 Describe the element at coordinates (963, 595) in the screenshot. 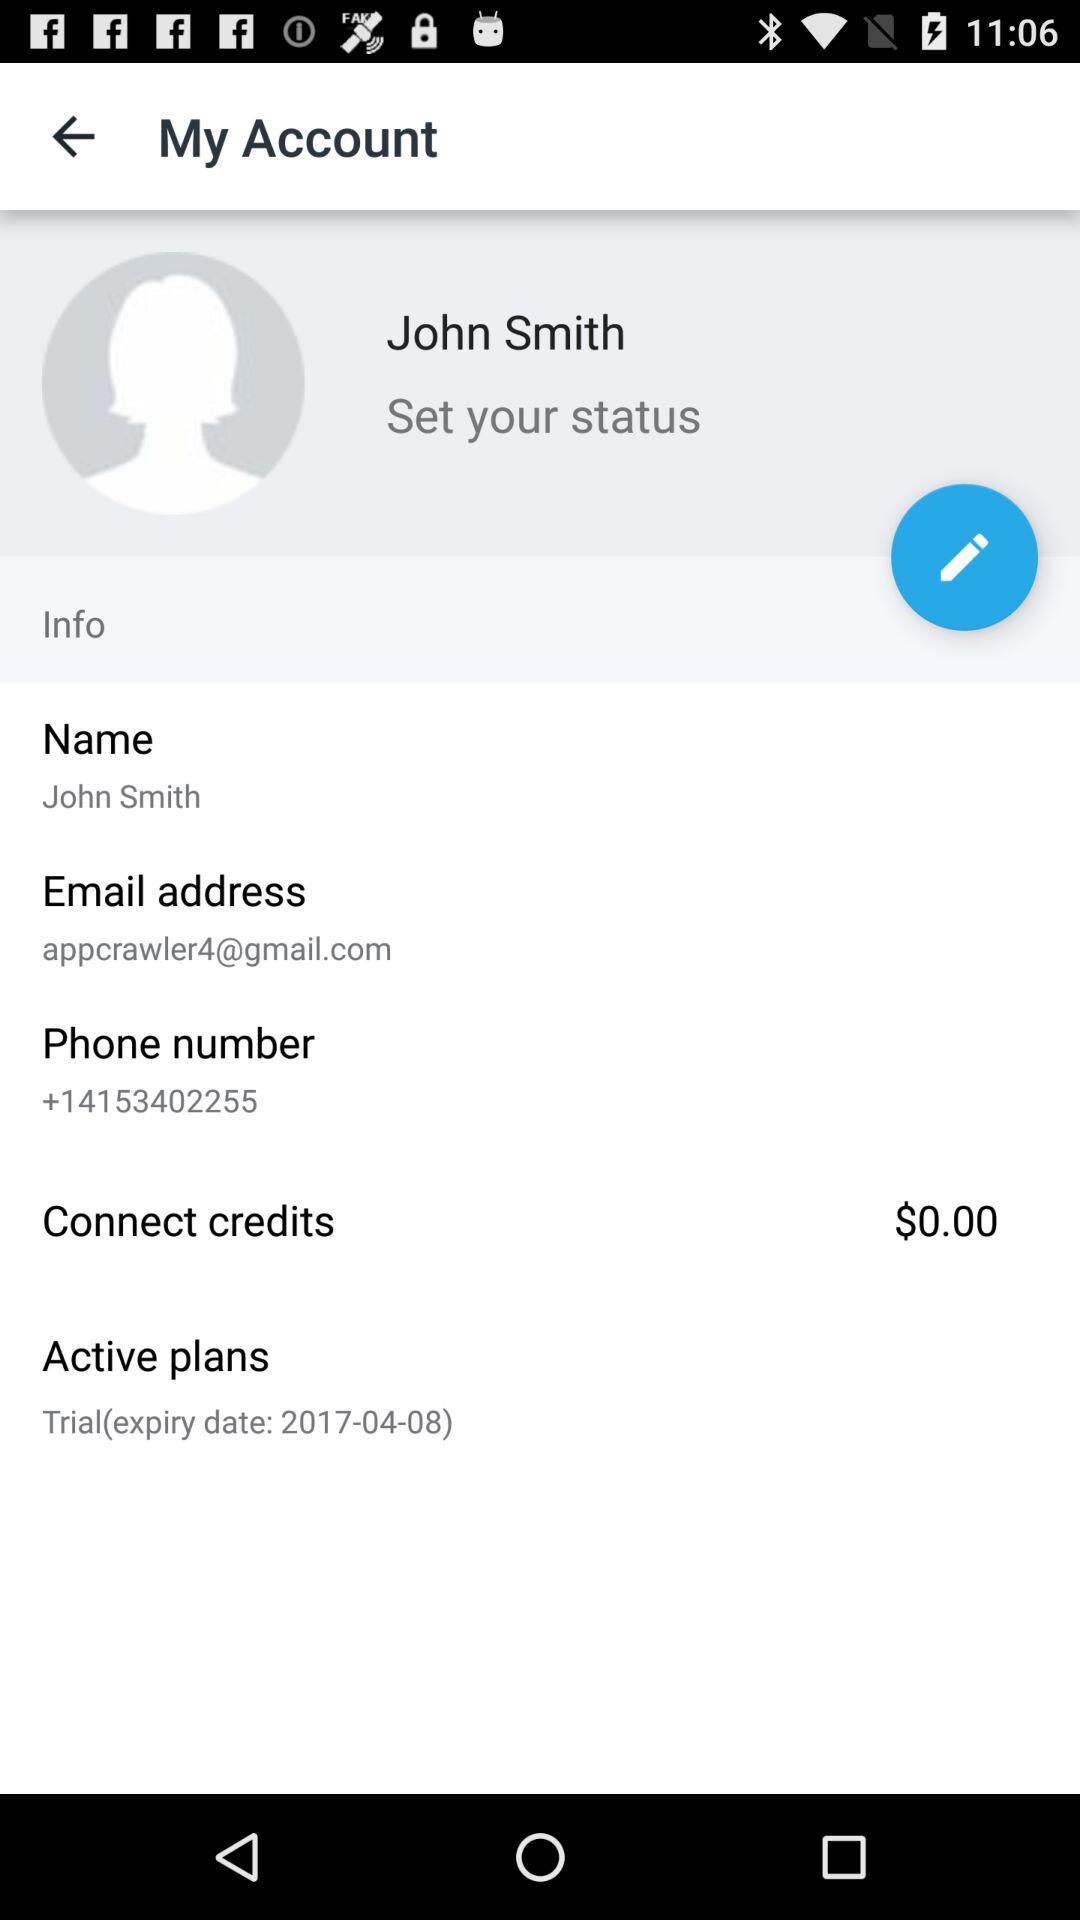

I see `the edit icon` at that location.